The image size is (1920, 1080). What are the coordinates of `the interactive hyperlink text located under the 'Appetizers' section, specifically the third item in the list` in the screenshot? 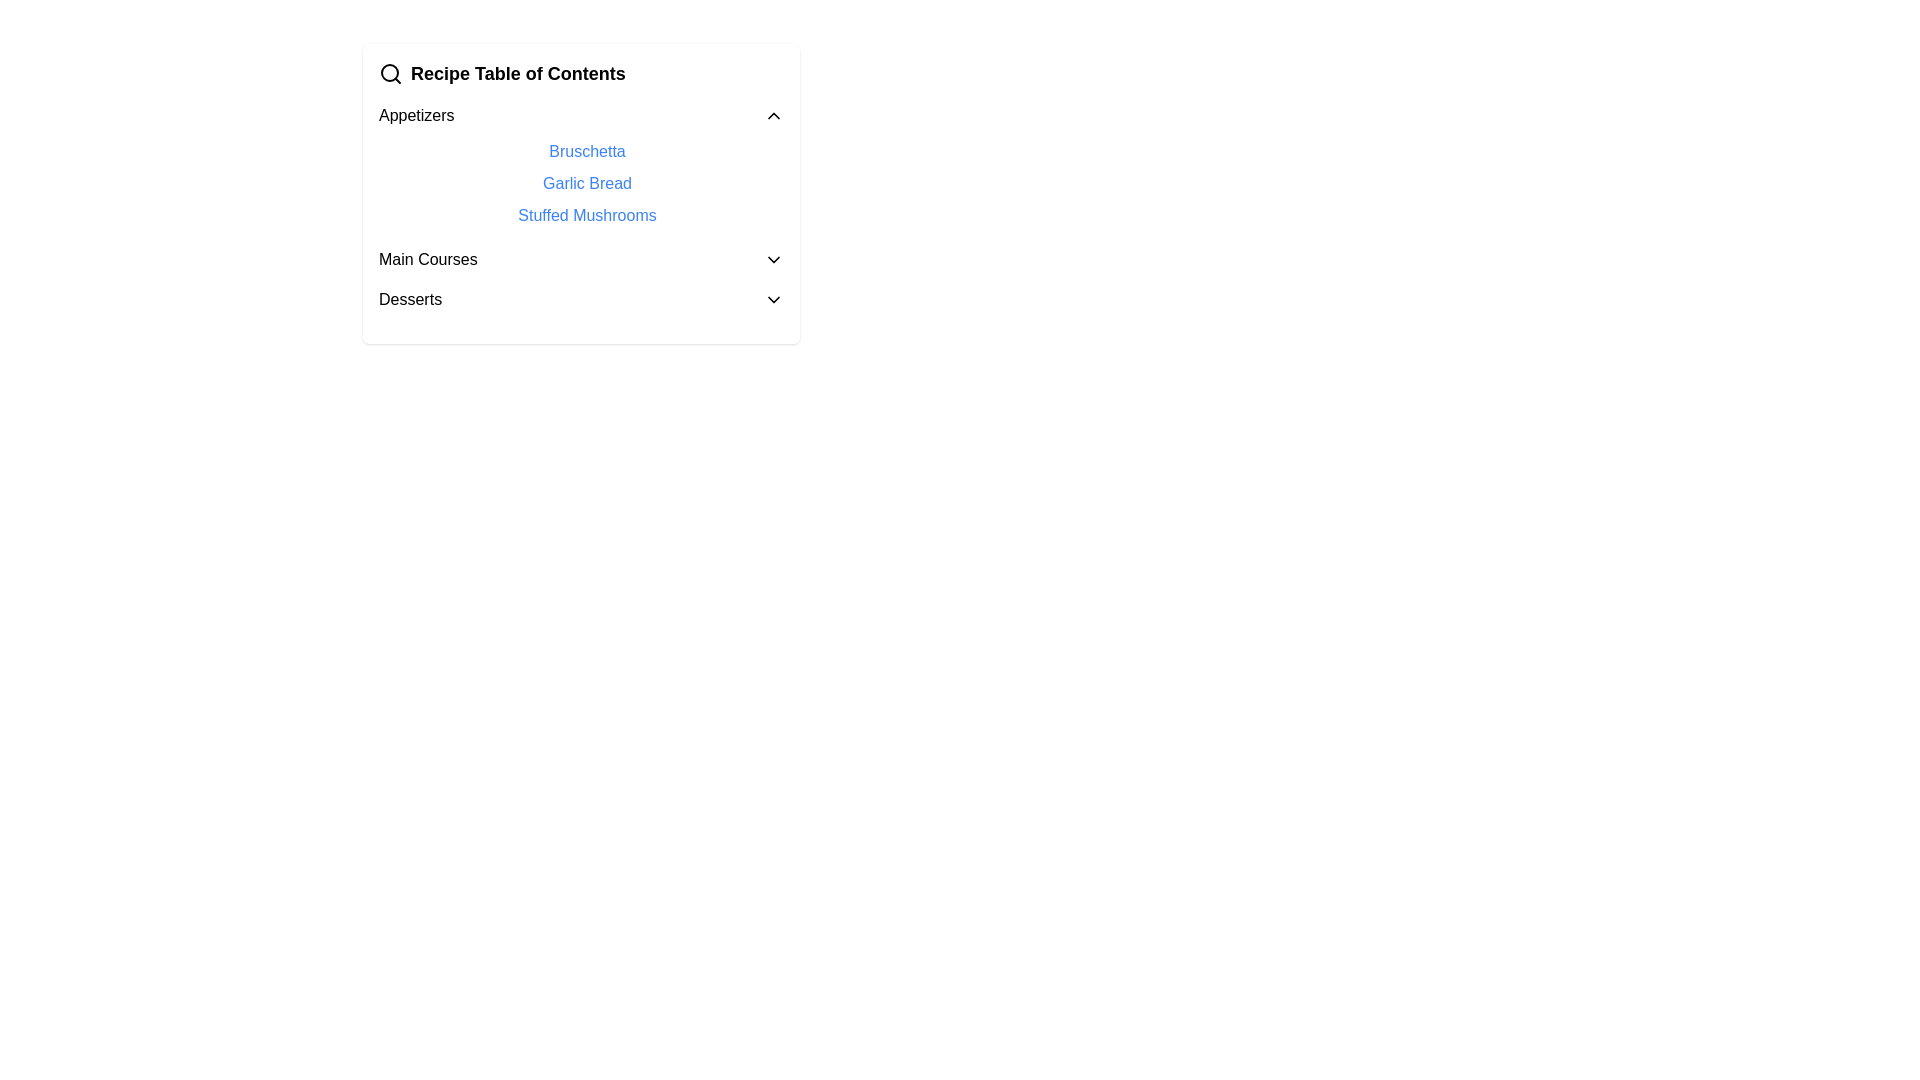 It's located at (580, 208).